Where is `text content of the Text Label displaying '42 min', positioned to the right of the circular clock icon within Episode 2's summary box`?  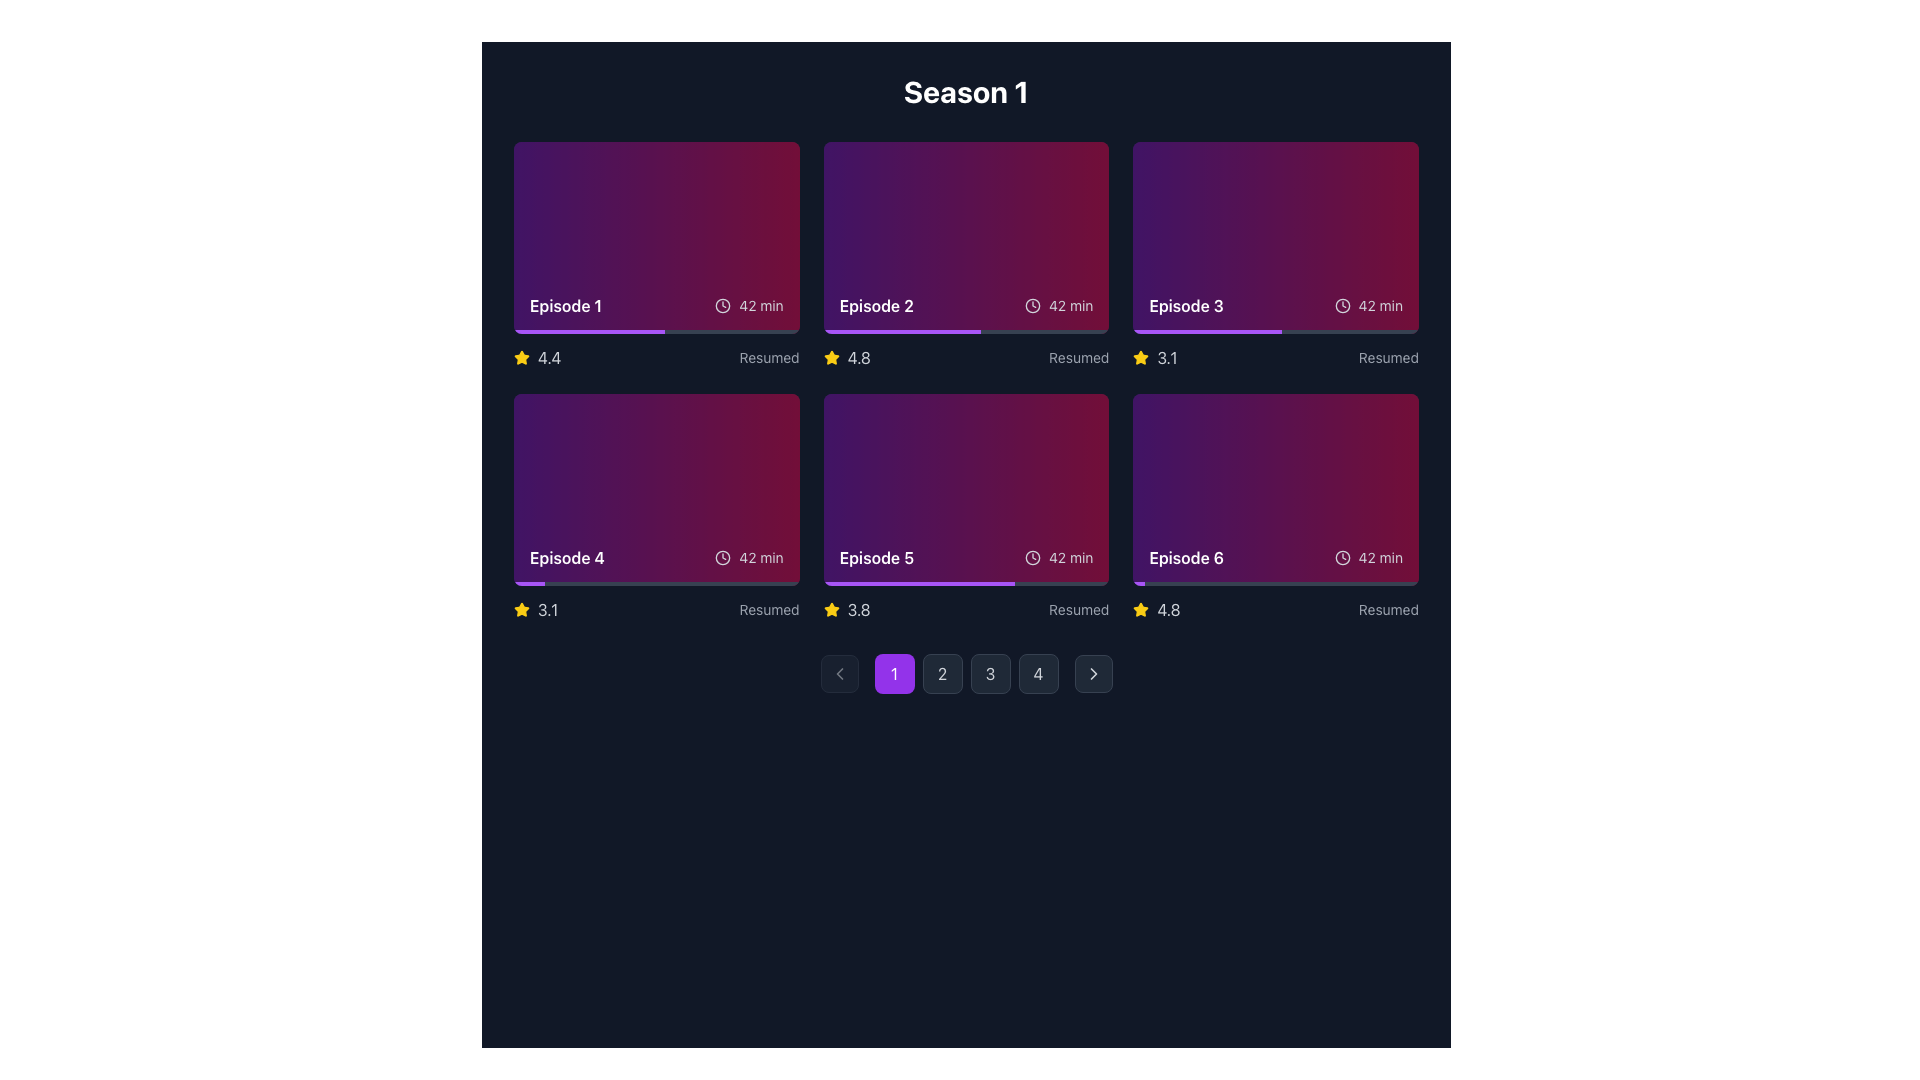 text content of the Text Label displaying '42 min', positioned to the right of the circular clock icon within Episode 2's summary box is located at coordinates (1070, 305).